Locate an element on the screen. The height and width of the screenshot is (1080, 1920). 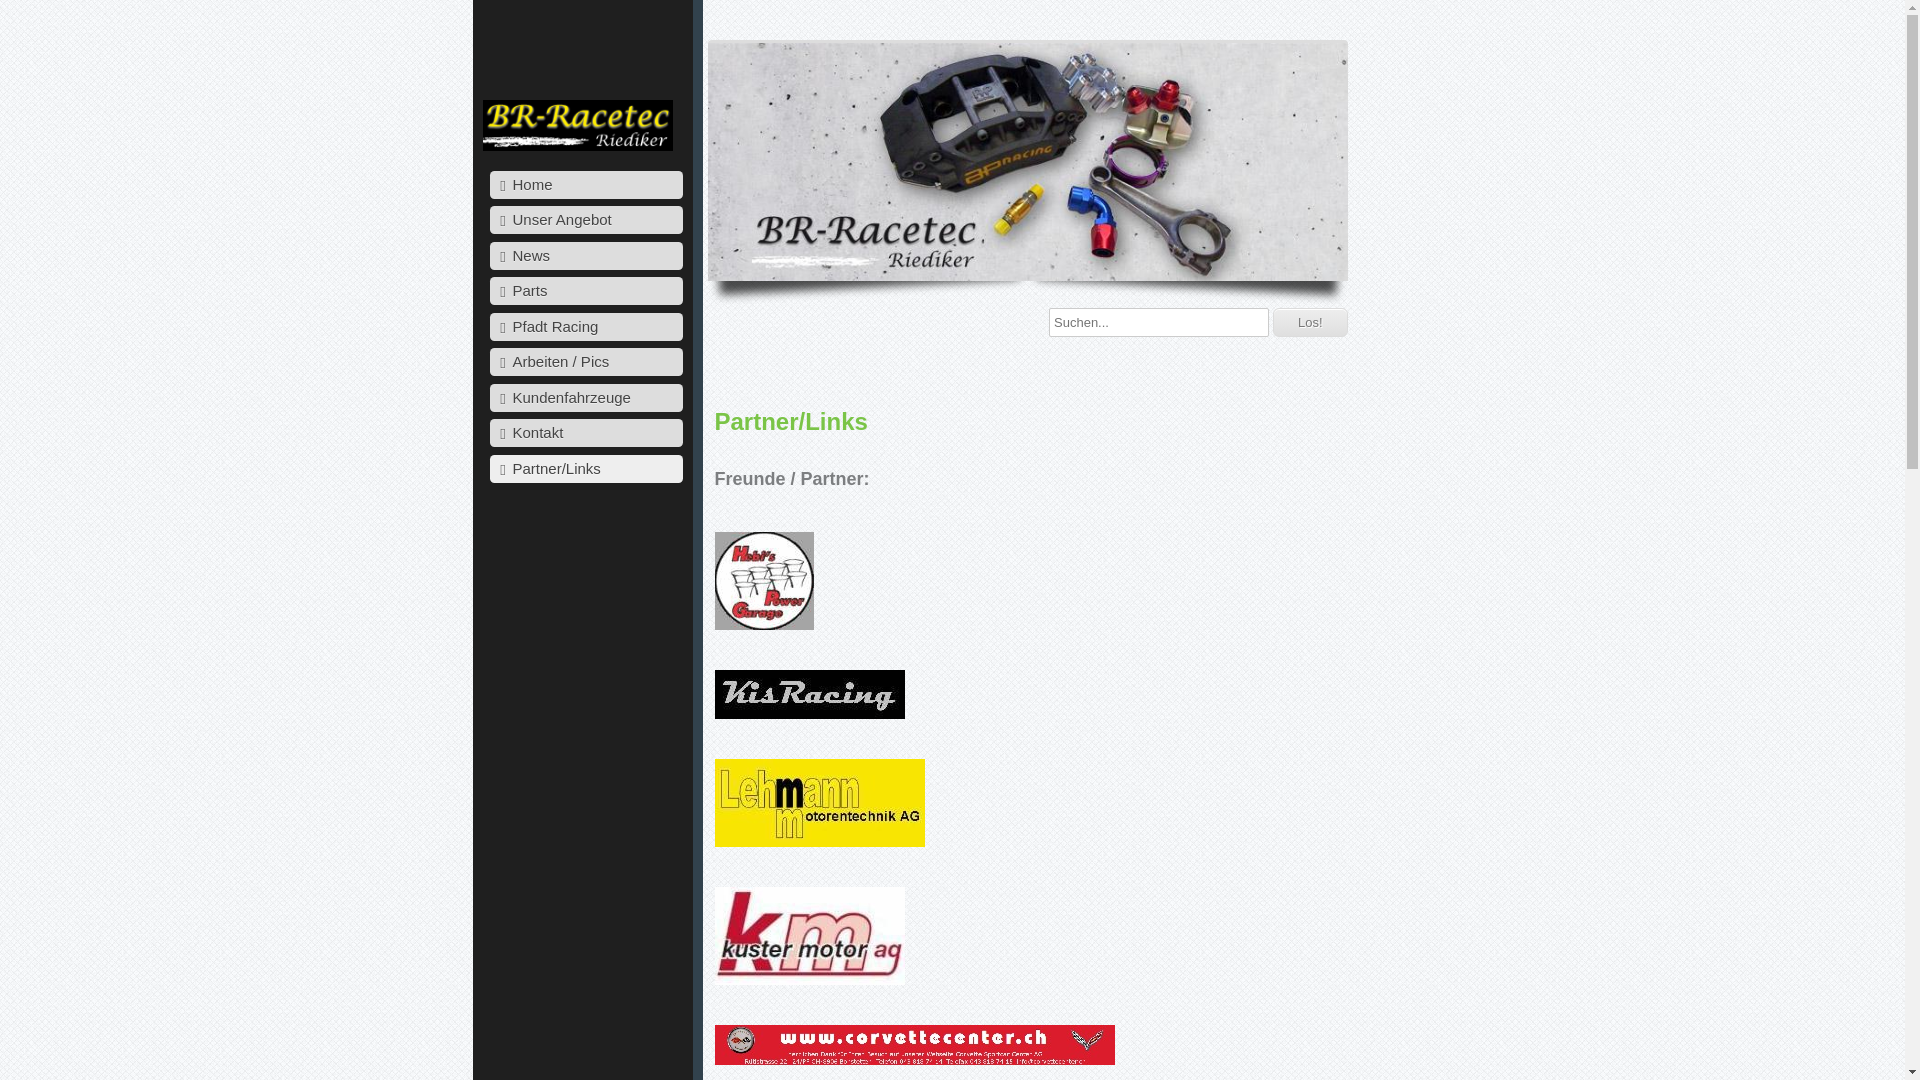
'Kontakt' is located at coordinates (585, 431).